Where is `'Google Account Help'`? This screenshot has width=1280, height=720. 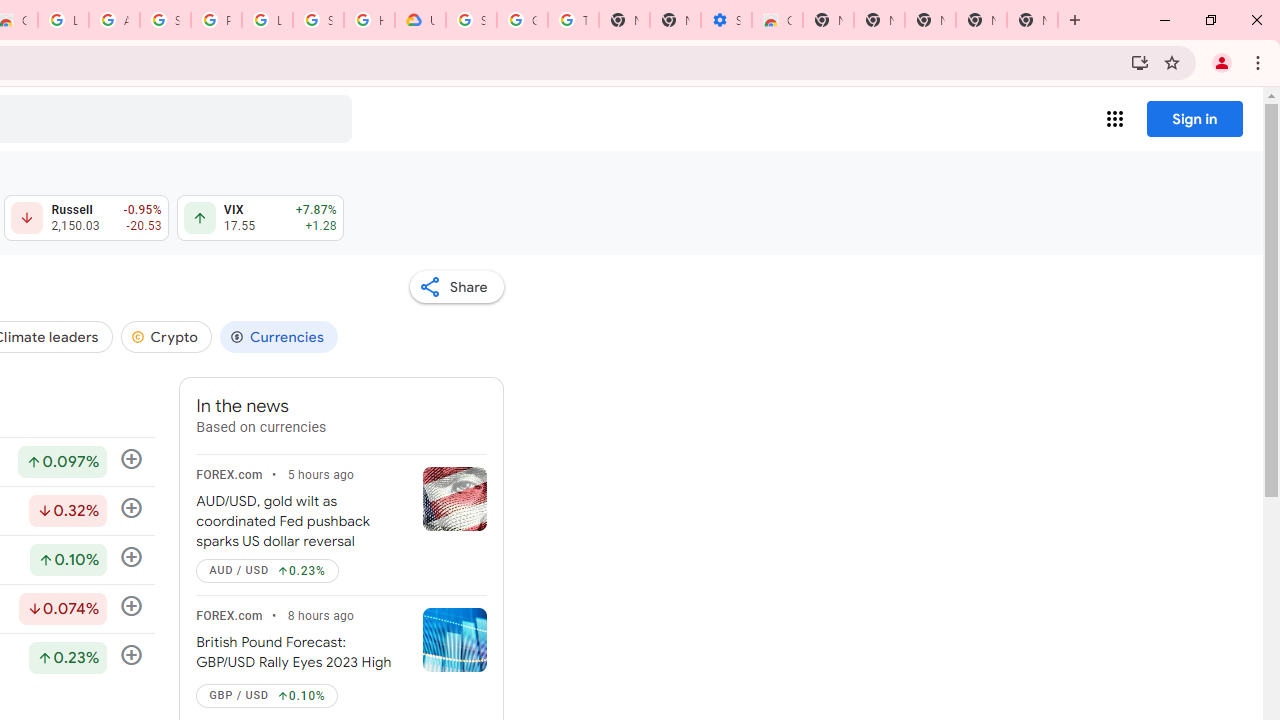
'Google Account Help' is located at coordinates (522, 20).